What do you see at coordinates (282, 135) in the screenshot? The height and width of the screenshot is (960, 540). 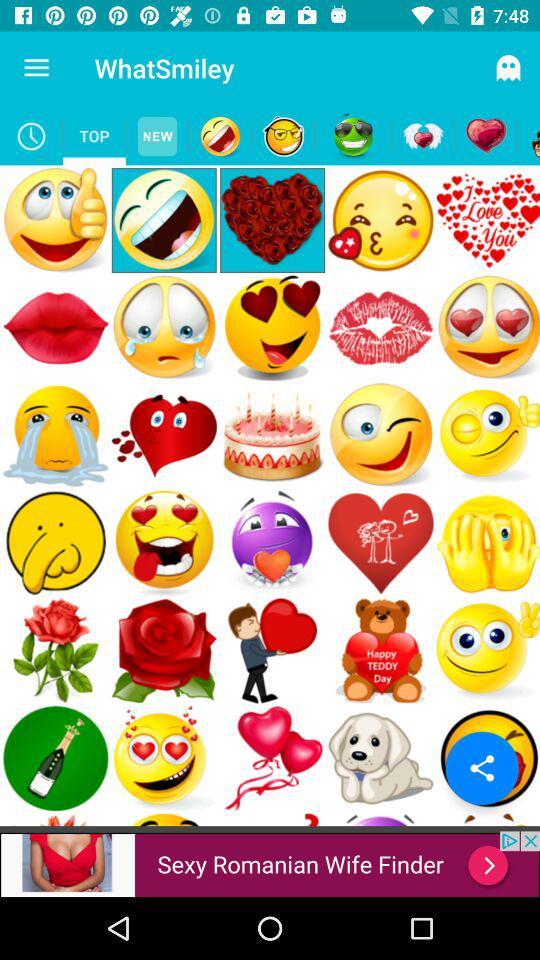 I see `another type of emojis page` at bounding box center [282, 135].